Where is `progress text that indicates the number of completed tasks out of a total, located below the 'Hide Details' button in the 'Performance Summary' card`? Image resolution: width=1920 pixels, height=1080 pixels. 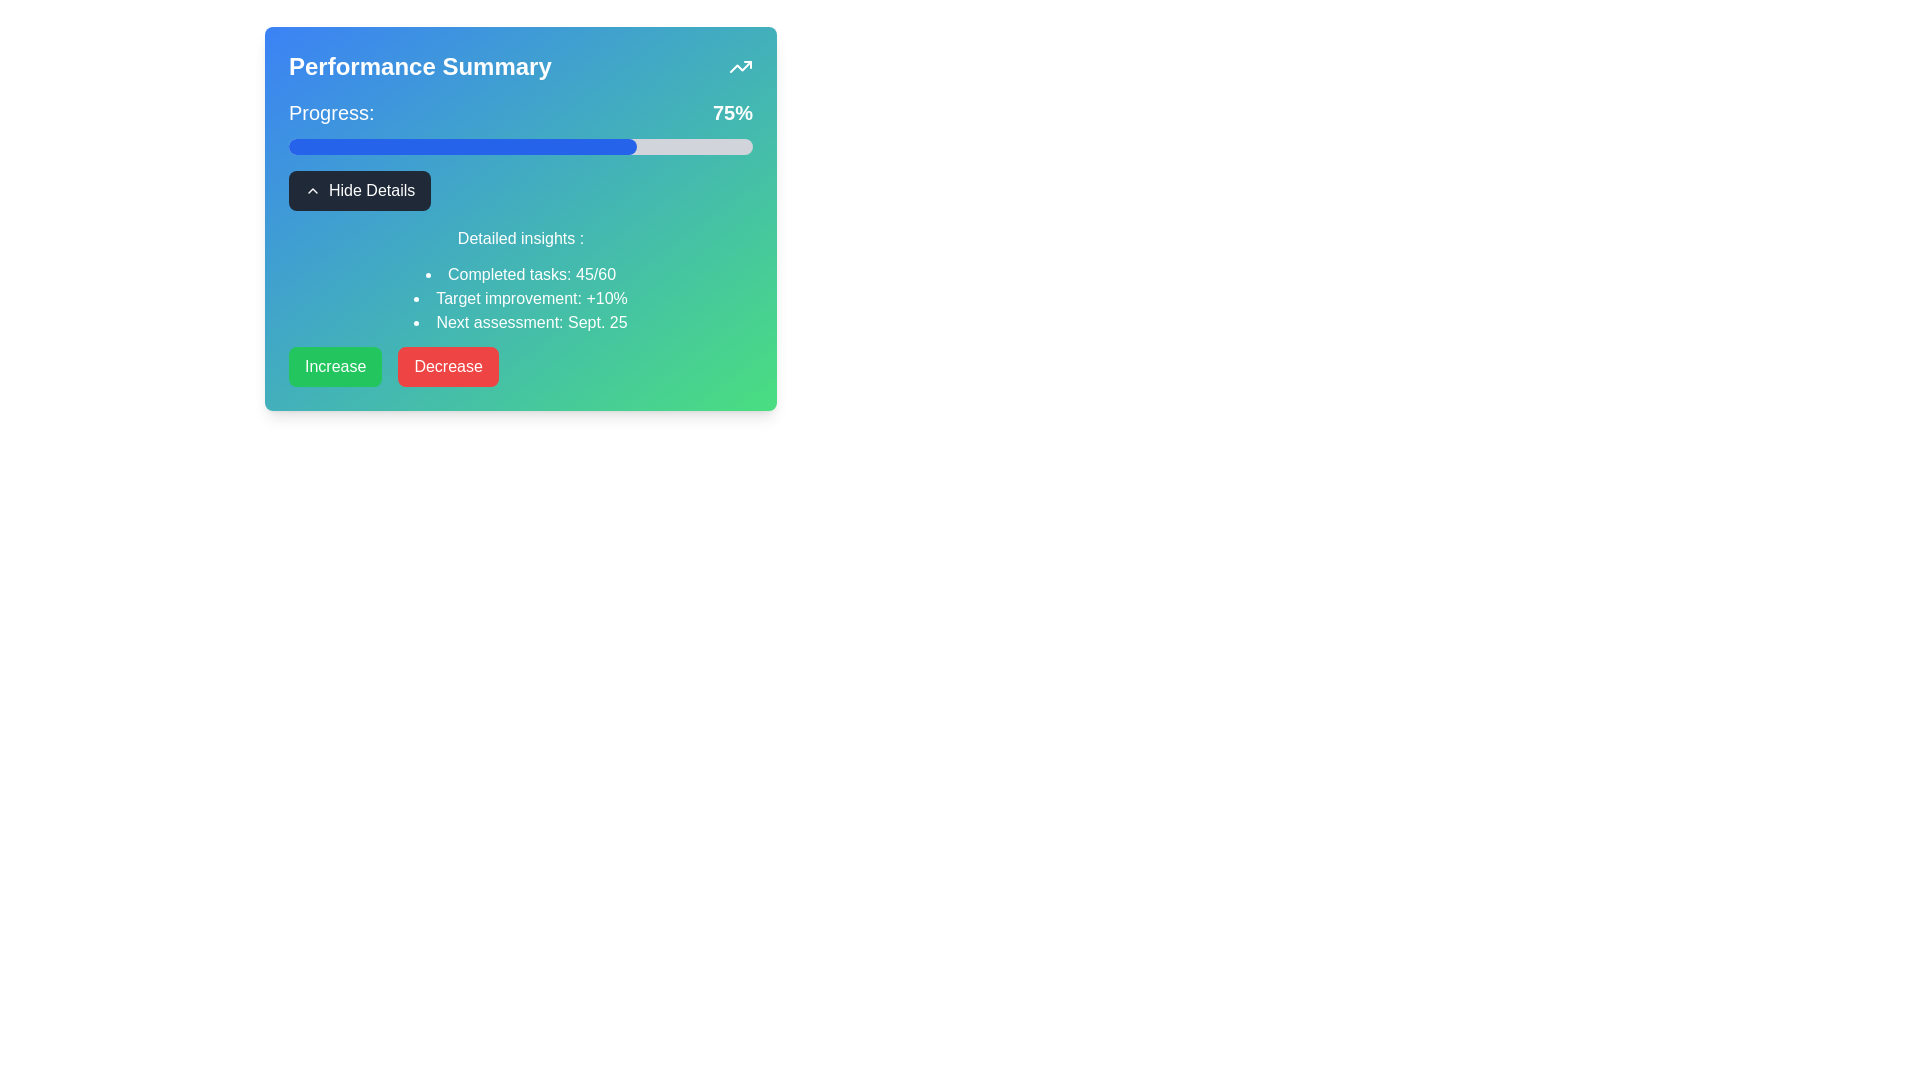 progress text that indicates the number of completed tasks out of a total, located below the 'Hide Details' button in the 'Performance Summary' card is located at coordinates (521, 274).